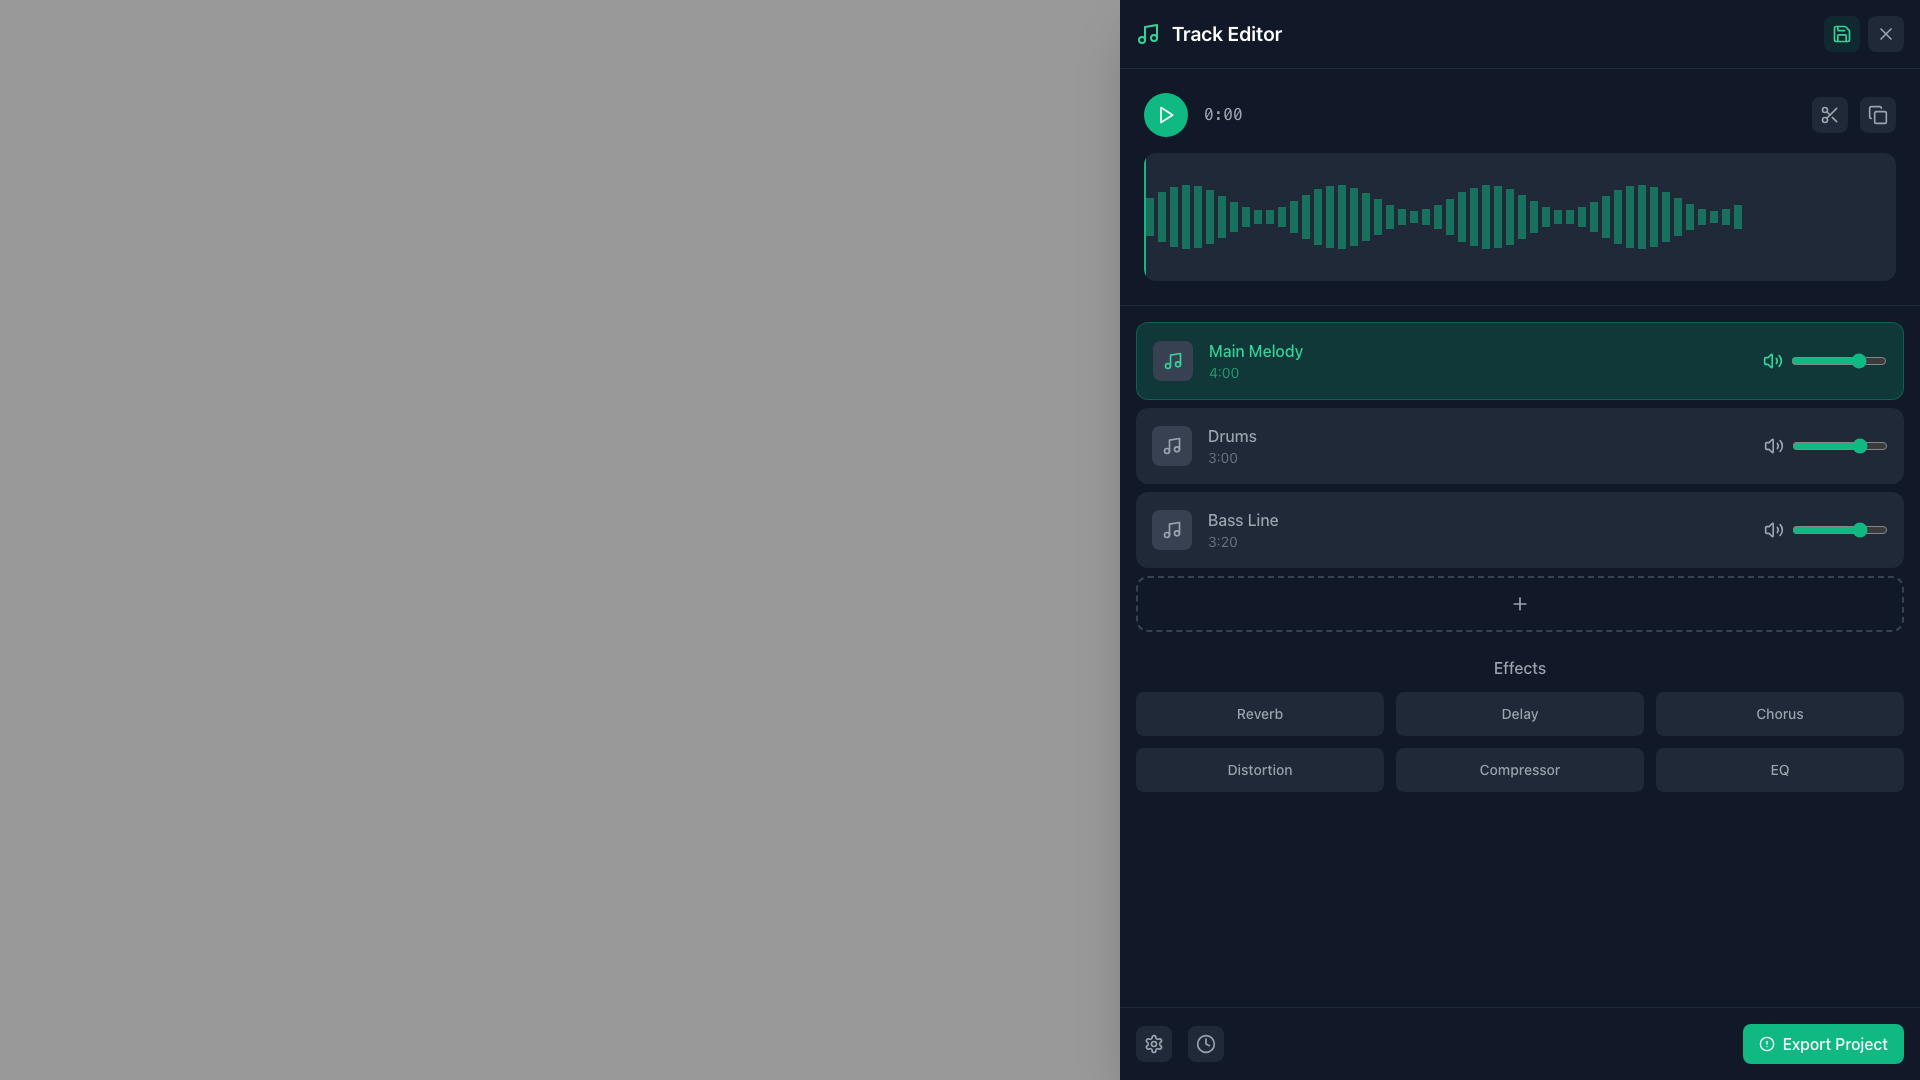 The height and width of the screenshot is (1080, 1920). Describe the element at coordinates (1376, 216) in the screenshot. I see `the 20th Waveform Bar, which is a thin vertical bar with a green fill on a dark background, located at the center of the waveform visualization area` at that location.